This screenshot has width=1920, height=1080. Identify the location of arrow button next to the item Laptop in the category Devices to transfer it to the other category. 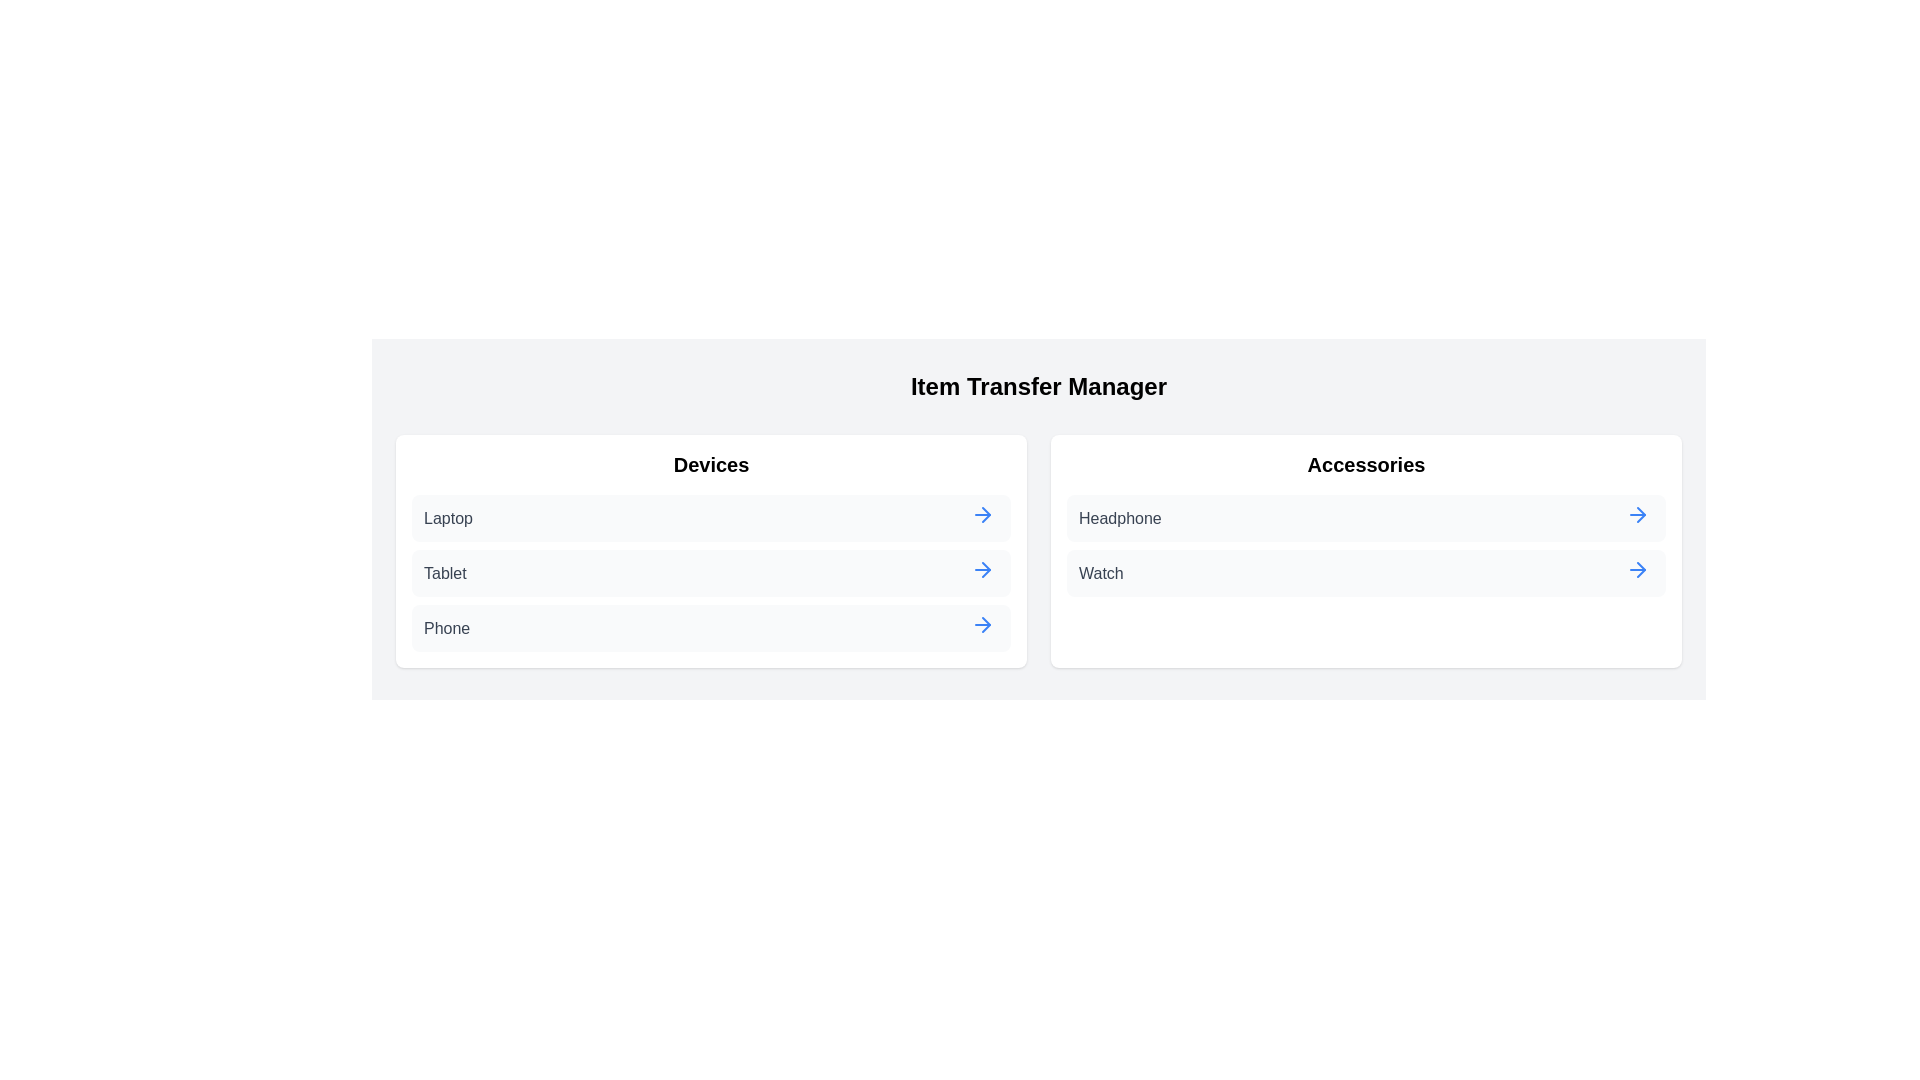
(983, 514).